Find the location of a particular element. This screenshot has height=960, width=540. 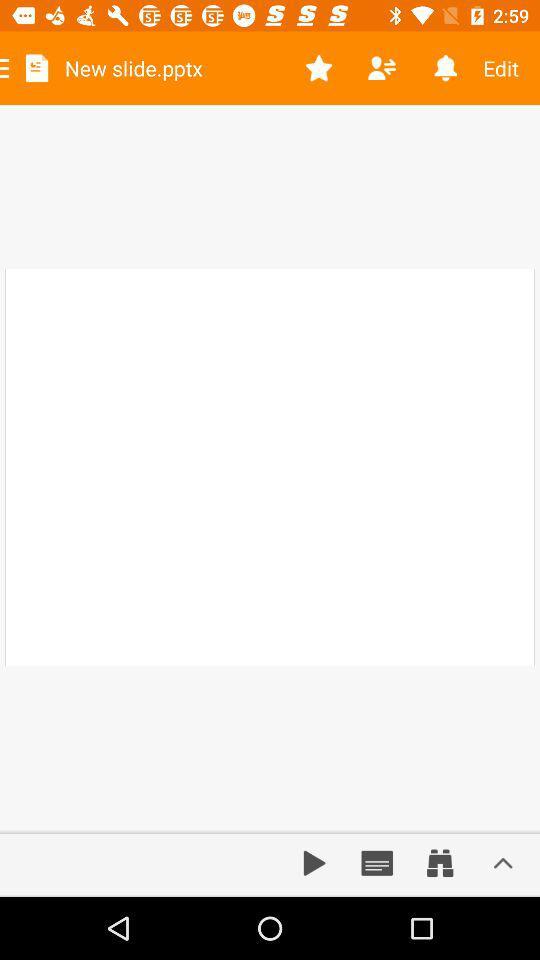

presentation is located at coordinates (314, 862).